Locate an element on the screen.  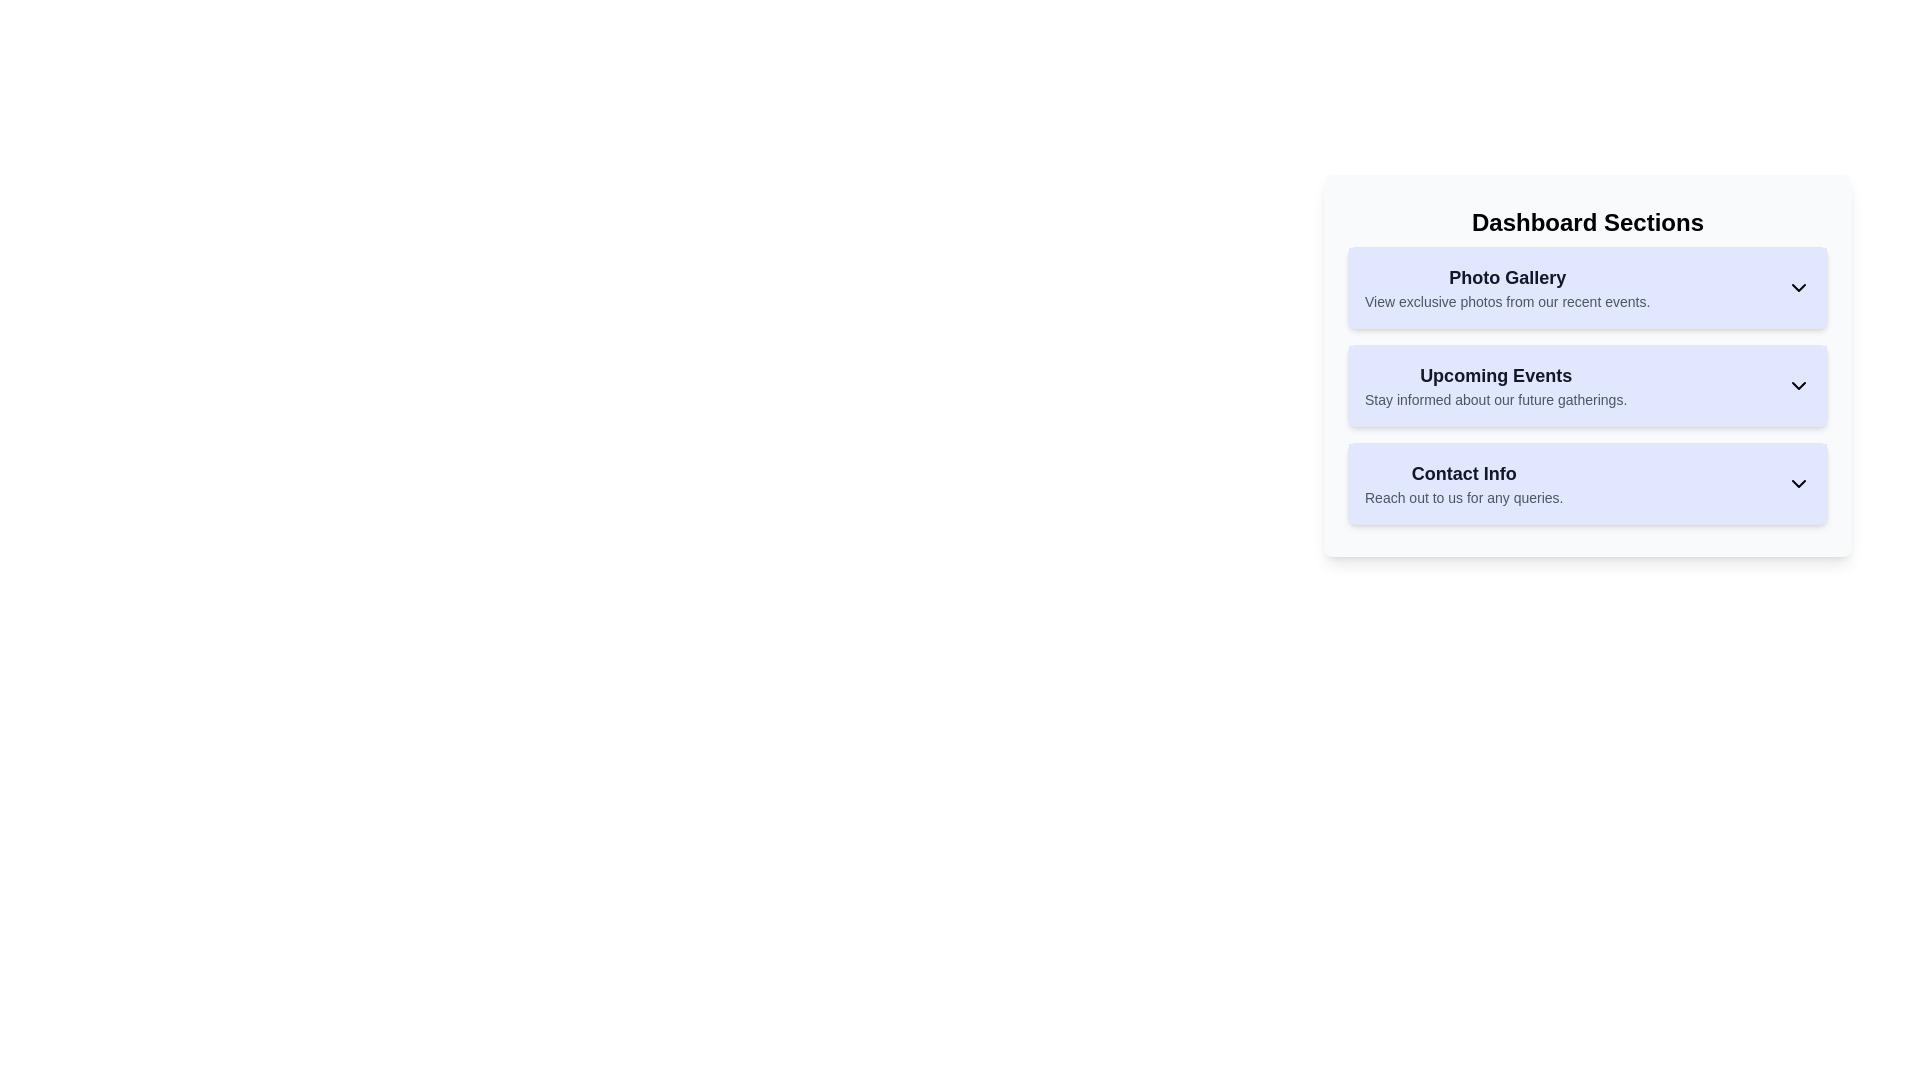
the static text label reading 'Contact Info', which is styled in bold dark-gray font against a light blue background, located at the top of the third section in the 'Dashboard Sections' panel is located at coordinates (1464, 474).